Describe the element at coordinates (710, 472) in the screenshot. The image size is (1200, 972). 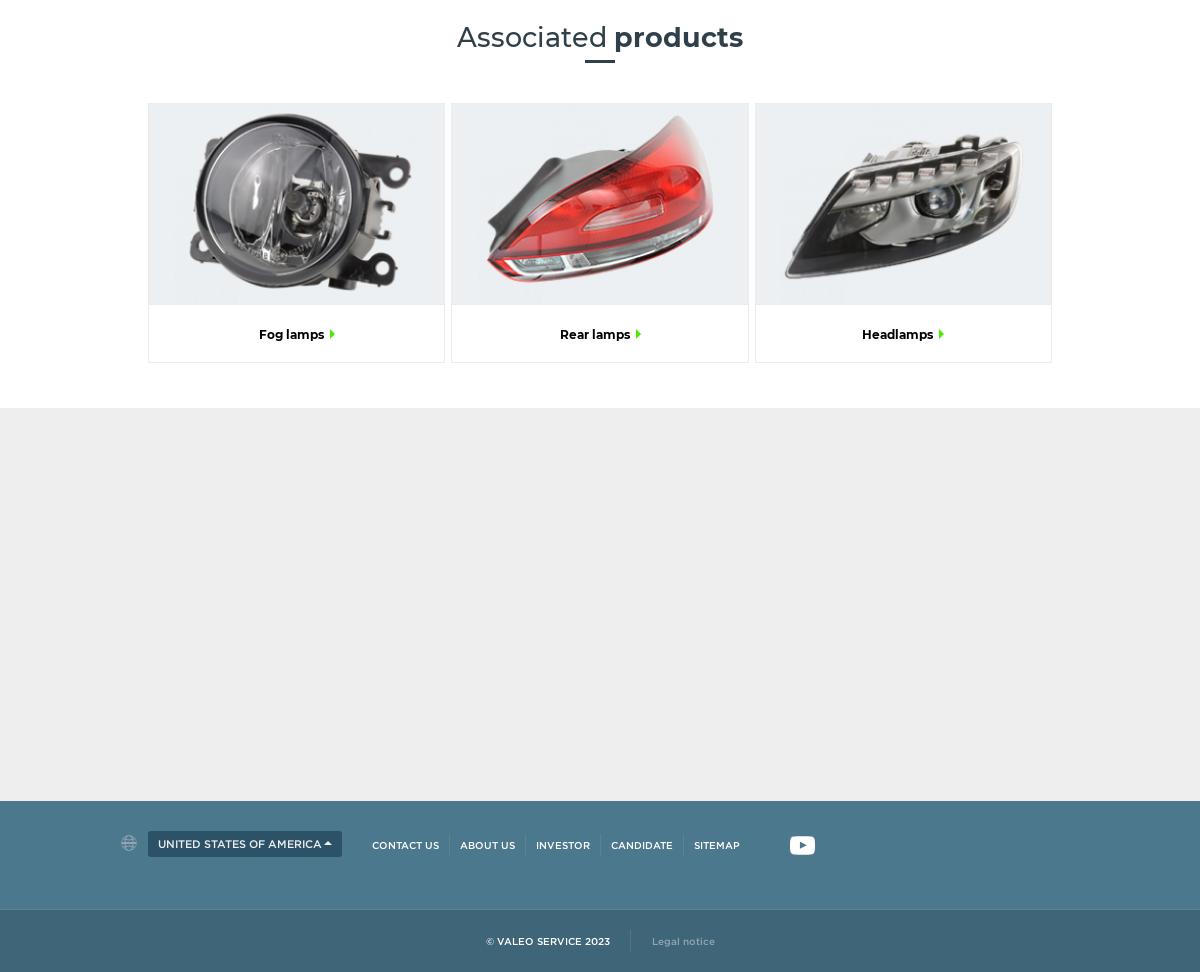
I see `'Stay updated!'` at that location.